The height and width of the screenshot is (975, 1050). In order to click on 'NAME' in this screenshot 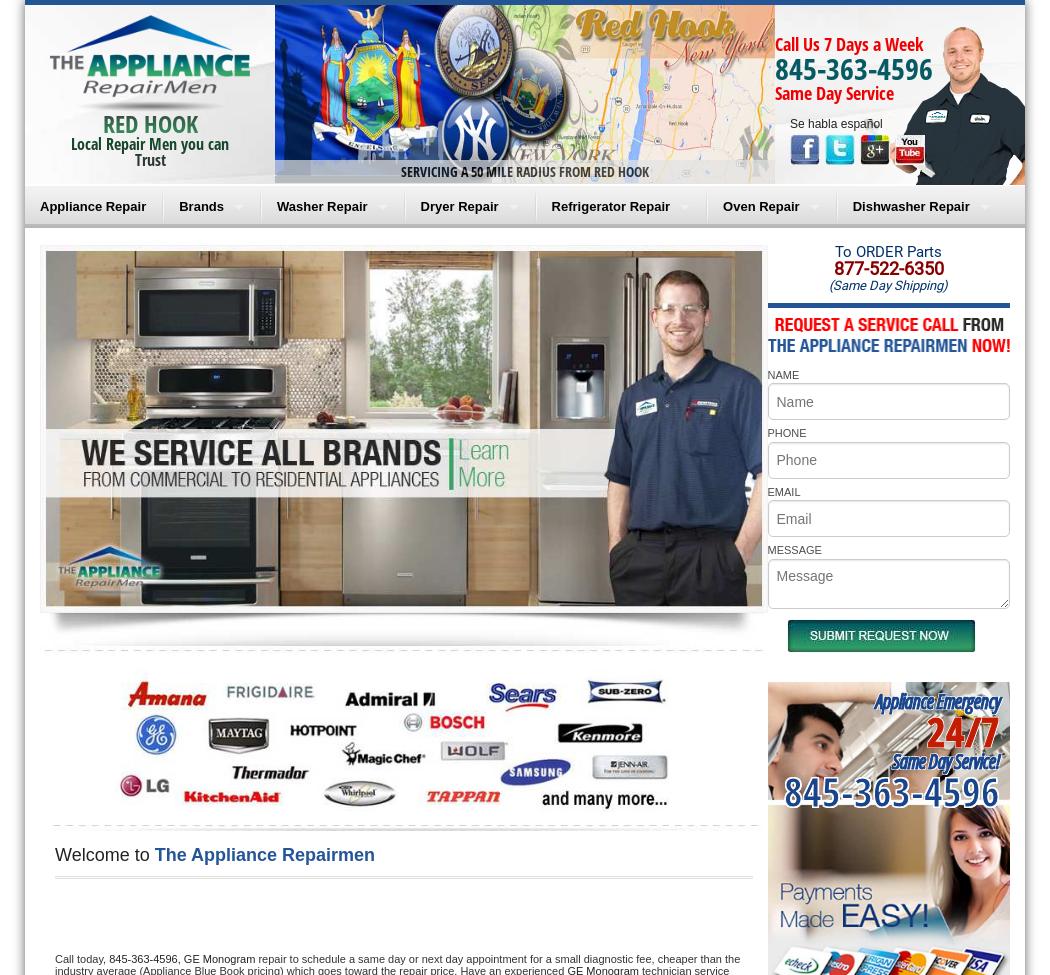, I will do `click(782, 373)`.